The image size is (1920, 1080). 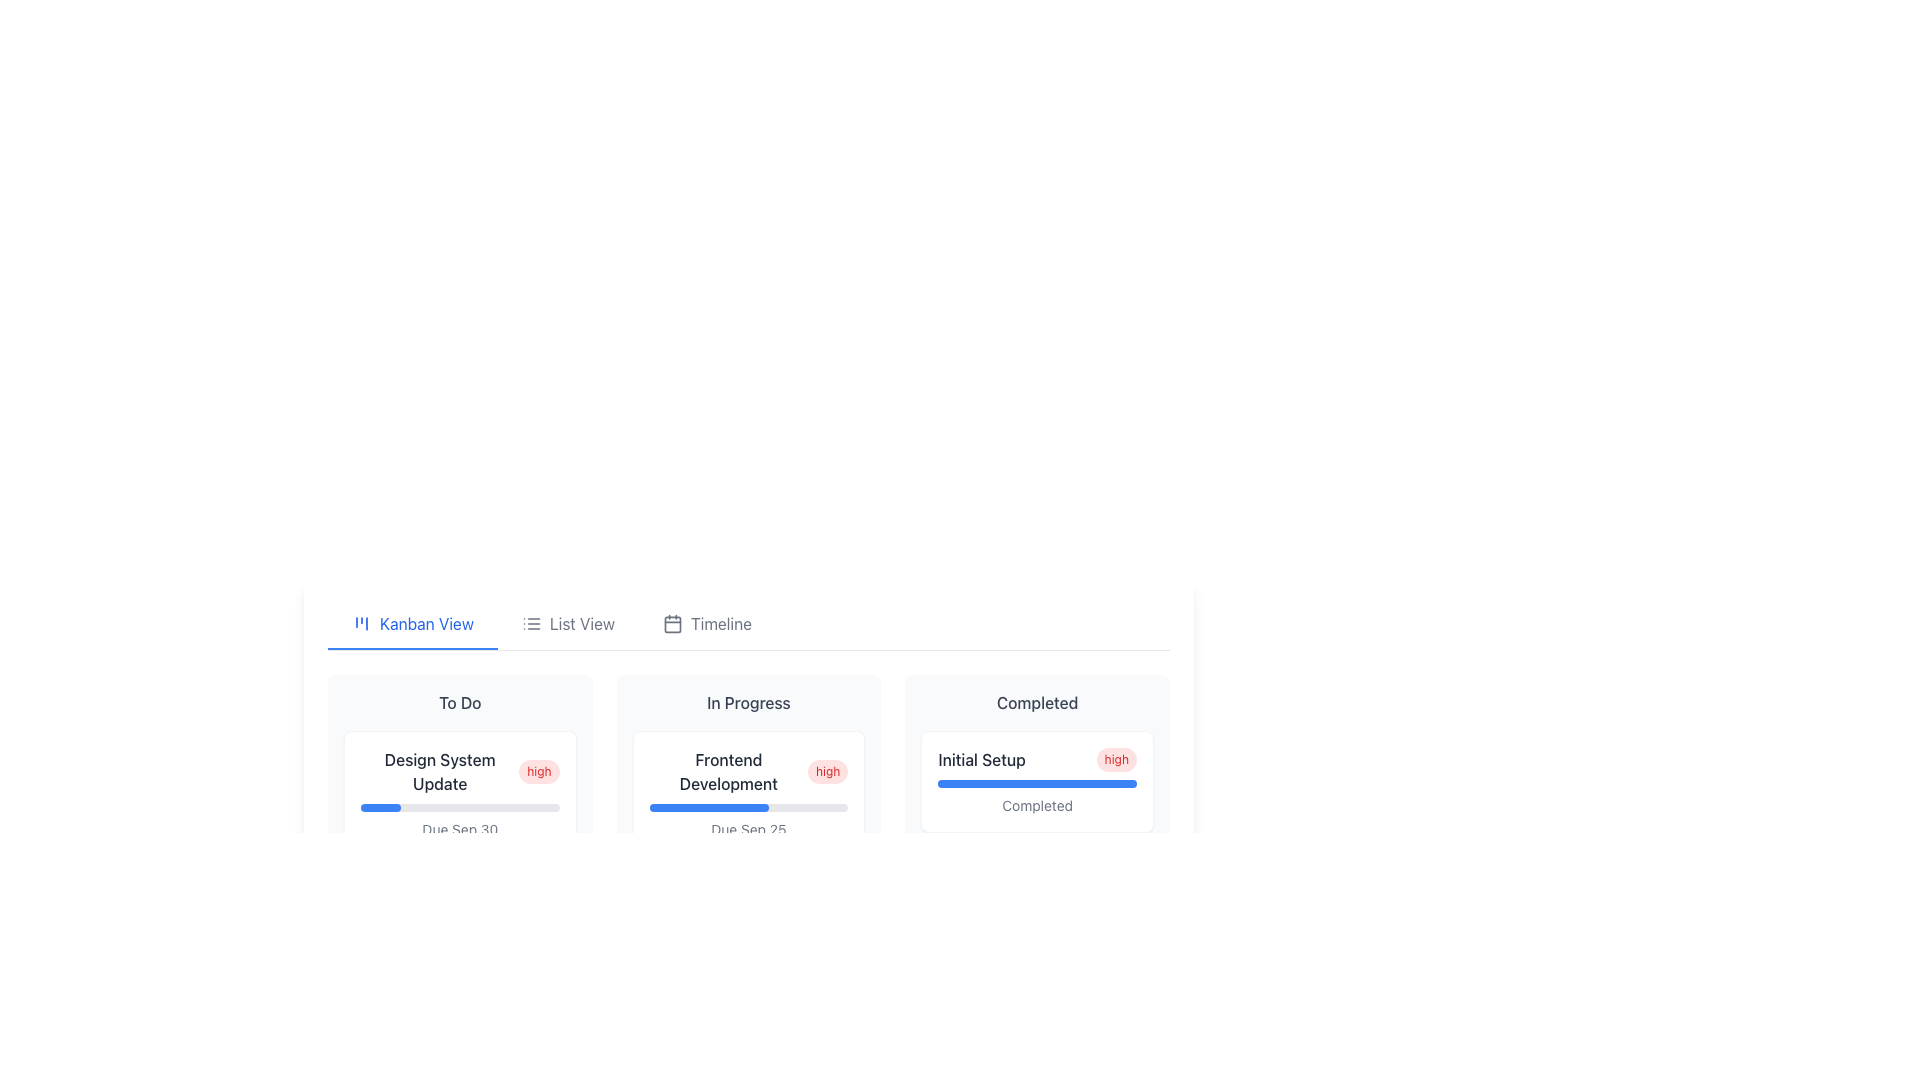 What do you see at coordinates (747, 806) in the screenshot?
I see `the progress visually on the horizontal progress bar located below 'Frontend Development' and above 'Due Sep 25' within the 'In Progress' column of the Kanban board` at bounding box center [747, 806].